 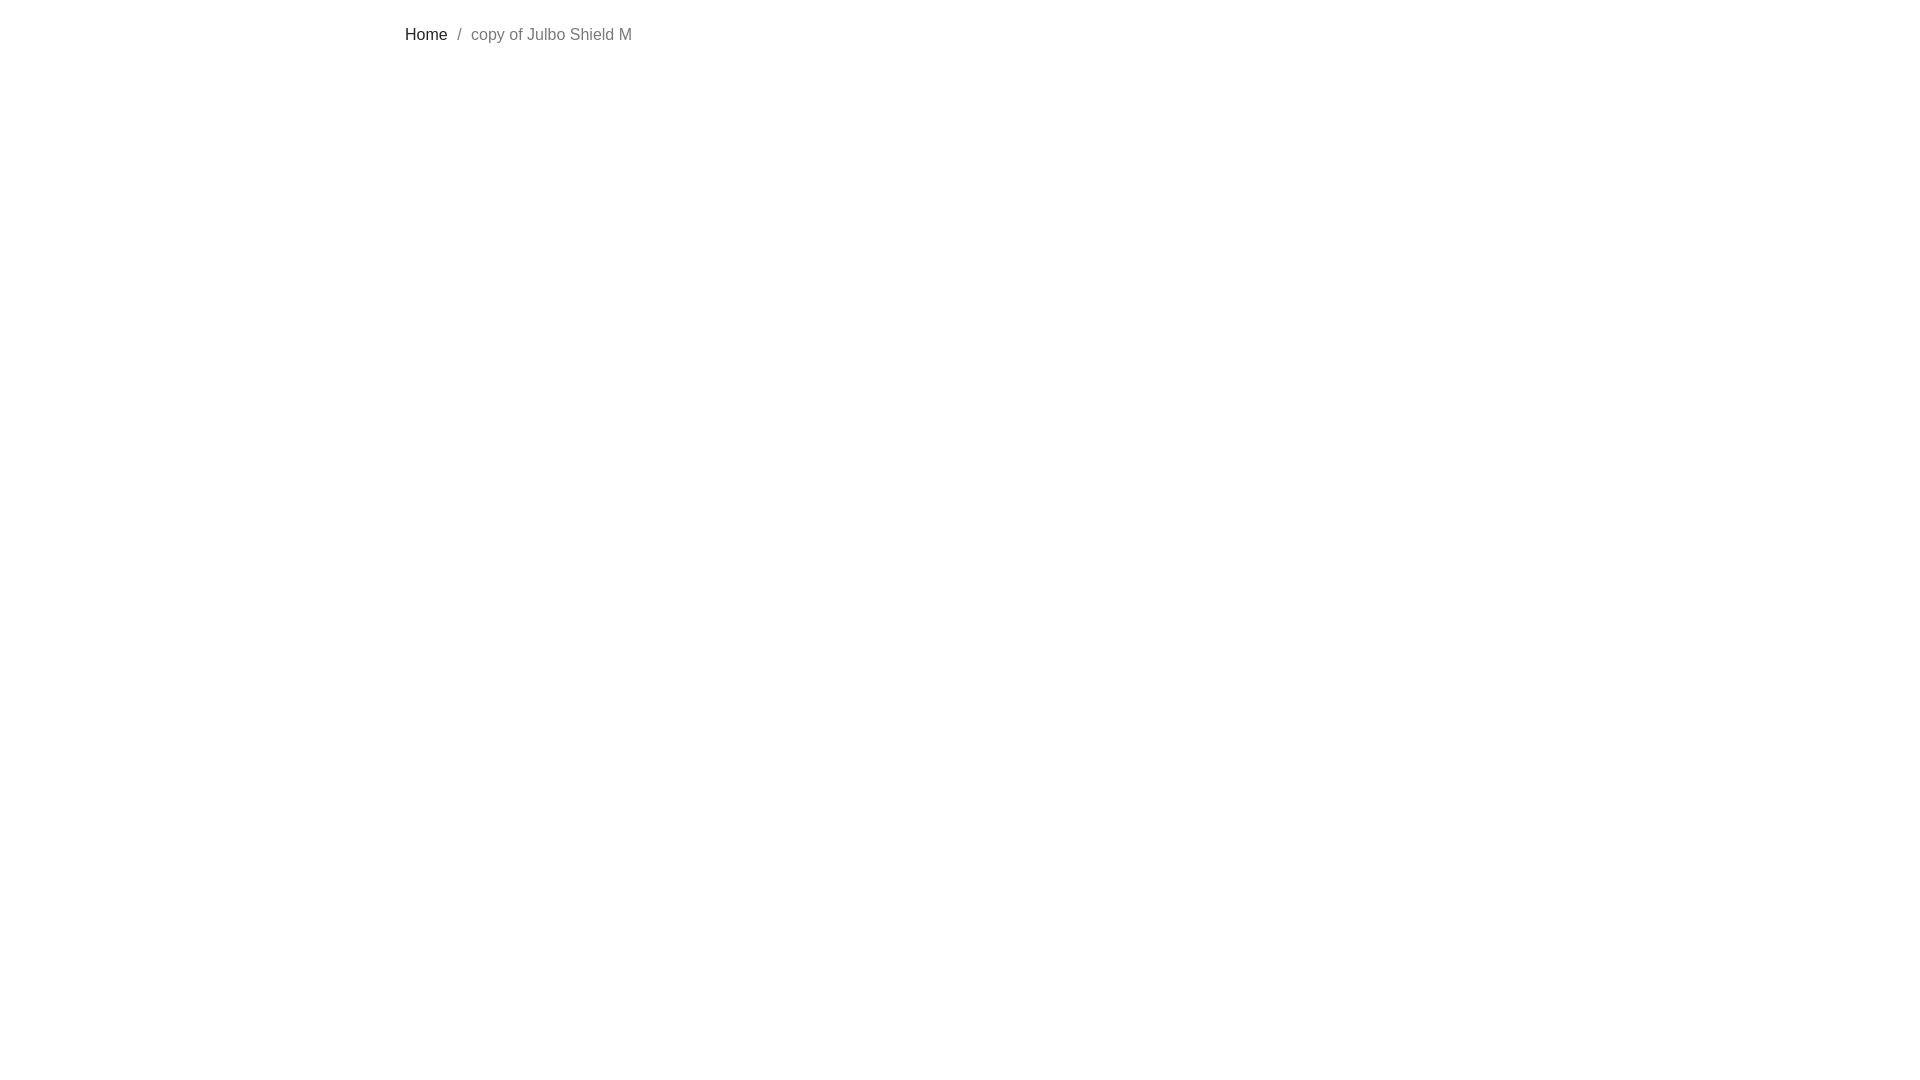 I want to click on 'Home', so click(x=425, y=34).